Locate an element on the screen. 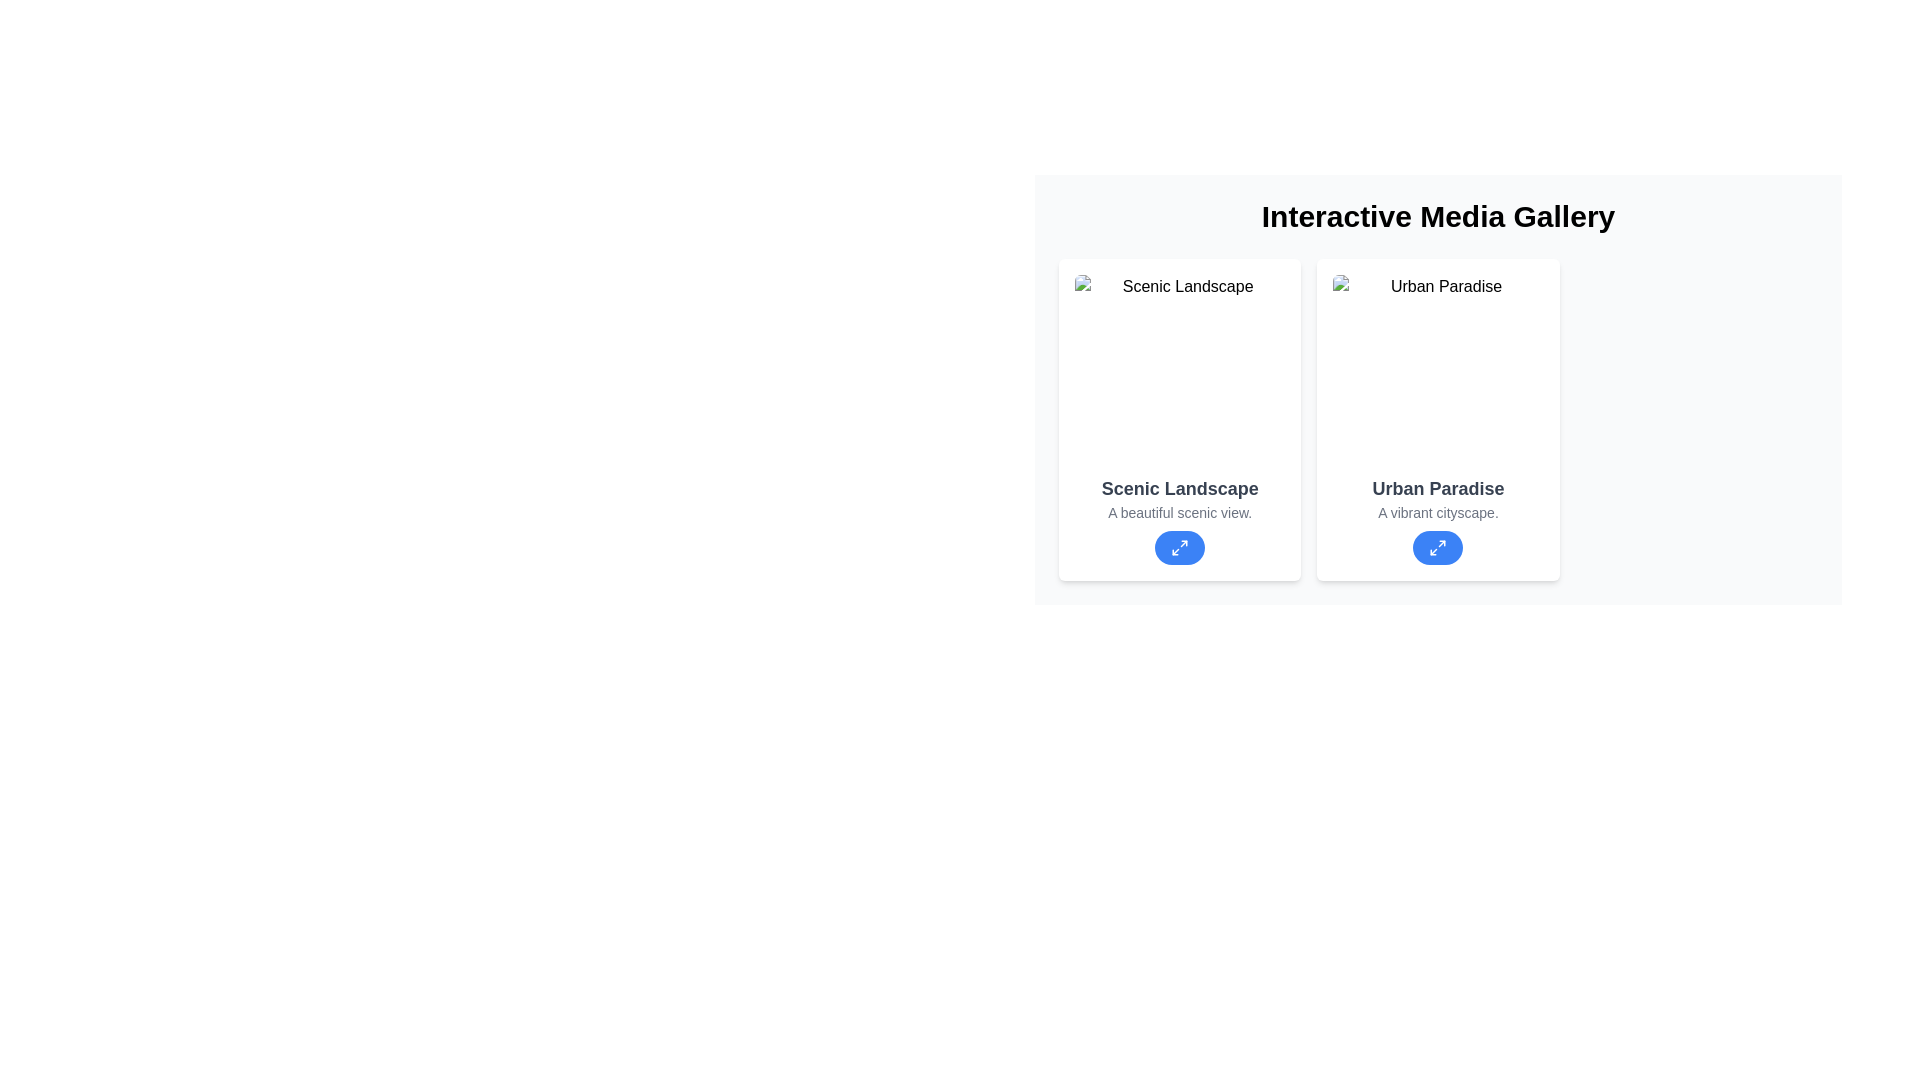  the text label displaying 'A beautiful scenic view.' located within the 'Scenic Landscape' card, positioned below the bold title and above the interactive button is located at coordinates (1180, 512).